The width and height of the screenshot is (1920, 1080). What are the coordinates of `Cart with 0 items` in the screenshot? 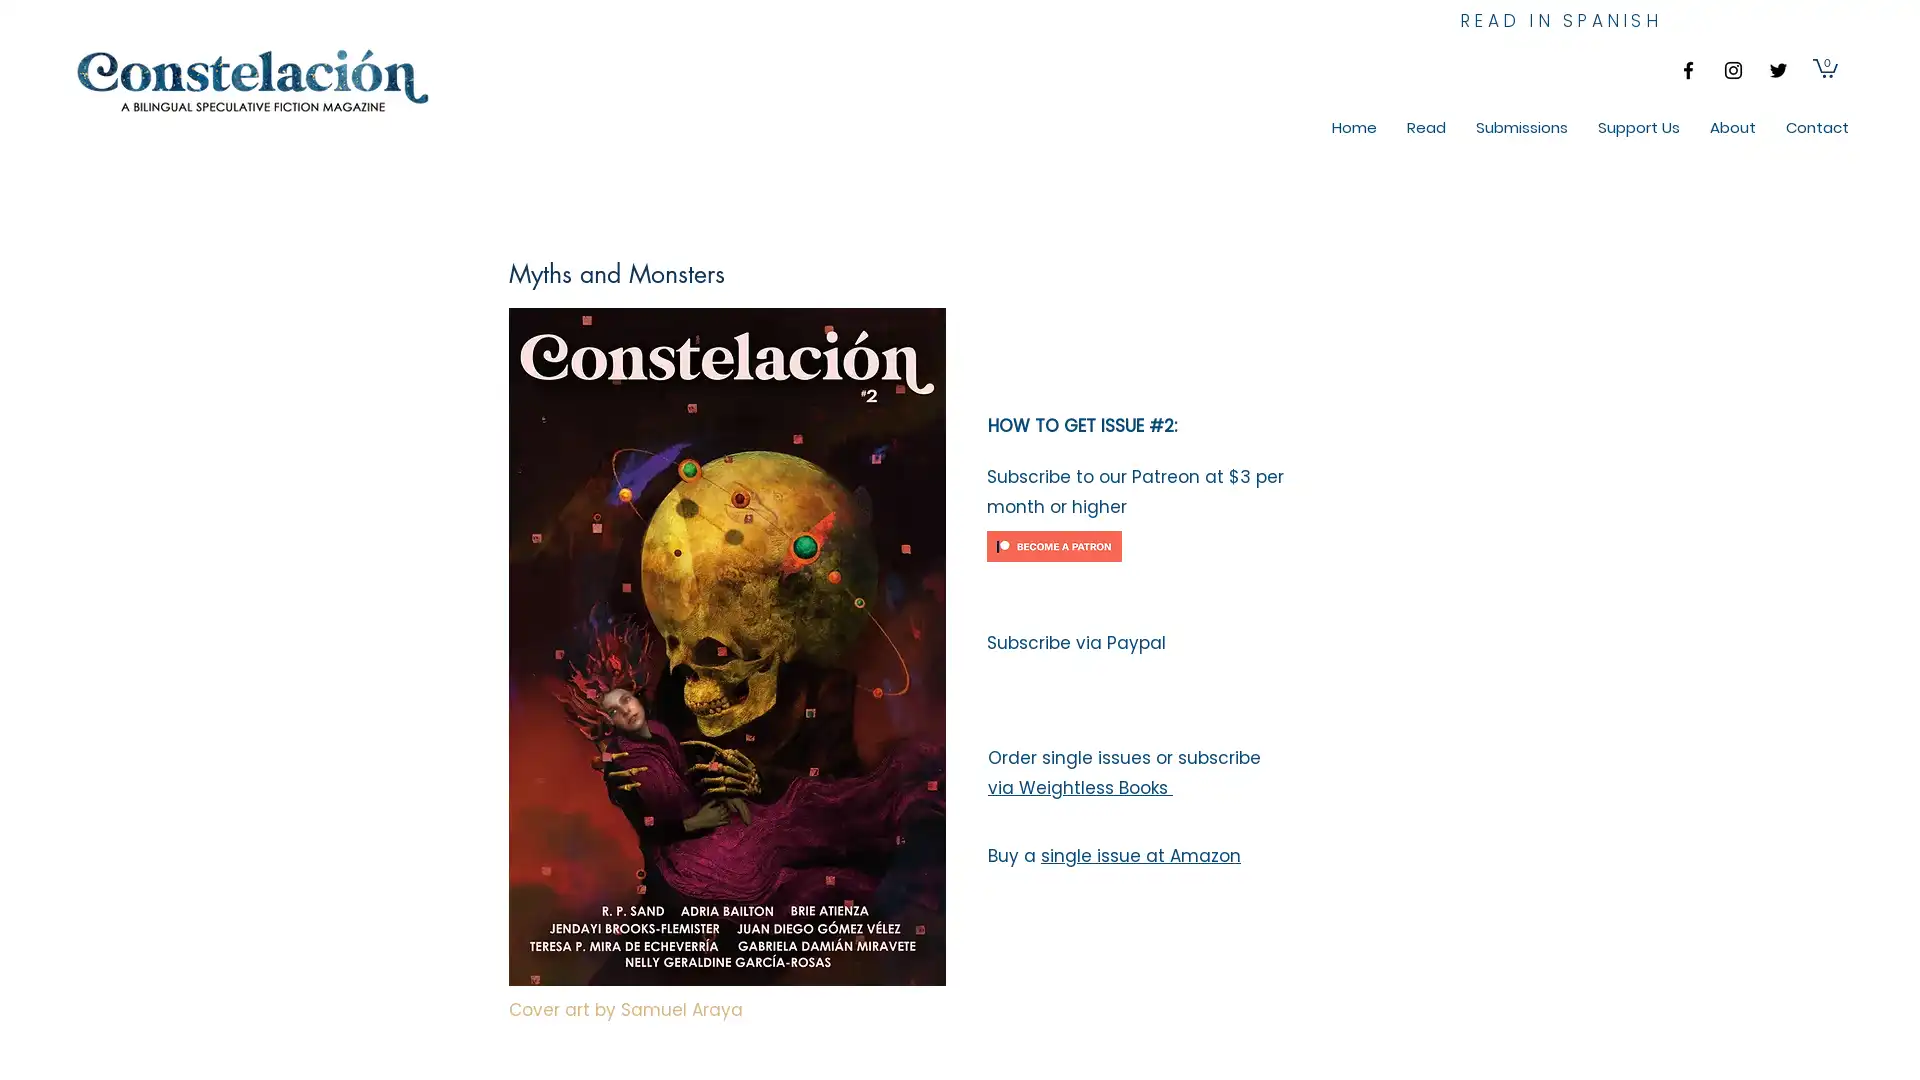 It's located at (1825, 65).